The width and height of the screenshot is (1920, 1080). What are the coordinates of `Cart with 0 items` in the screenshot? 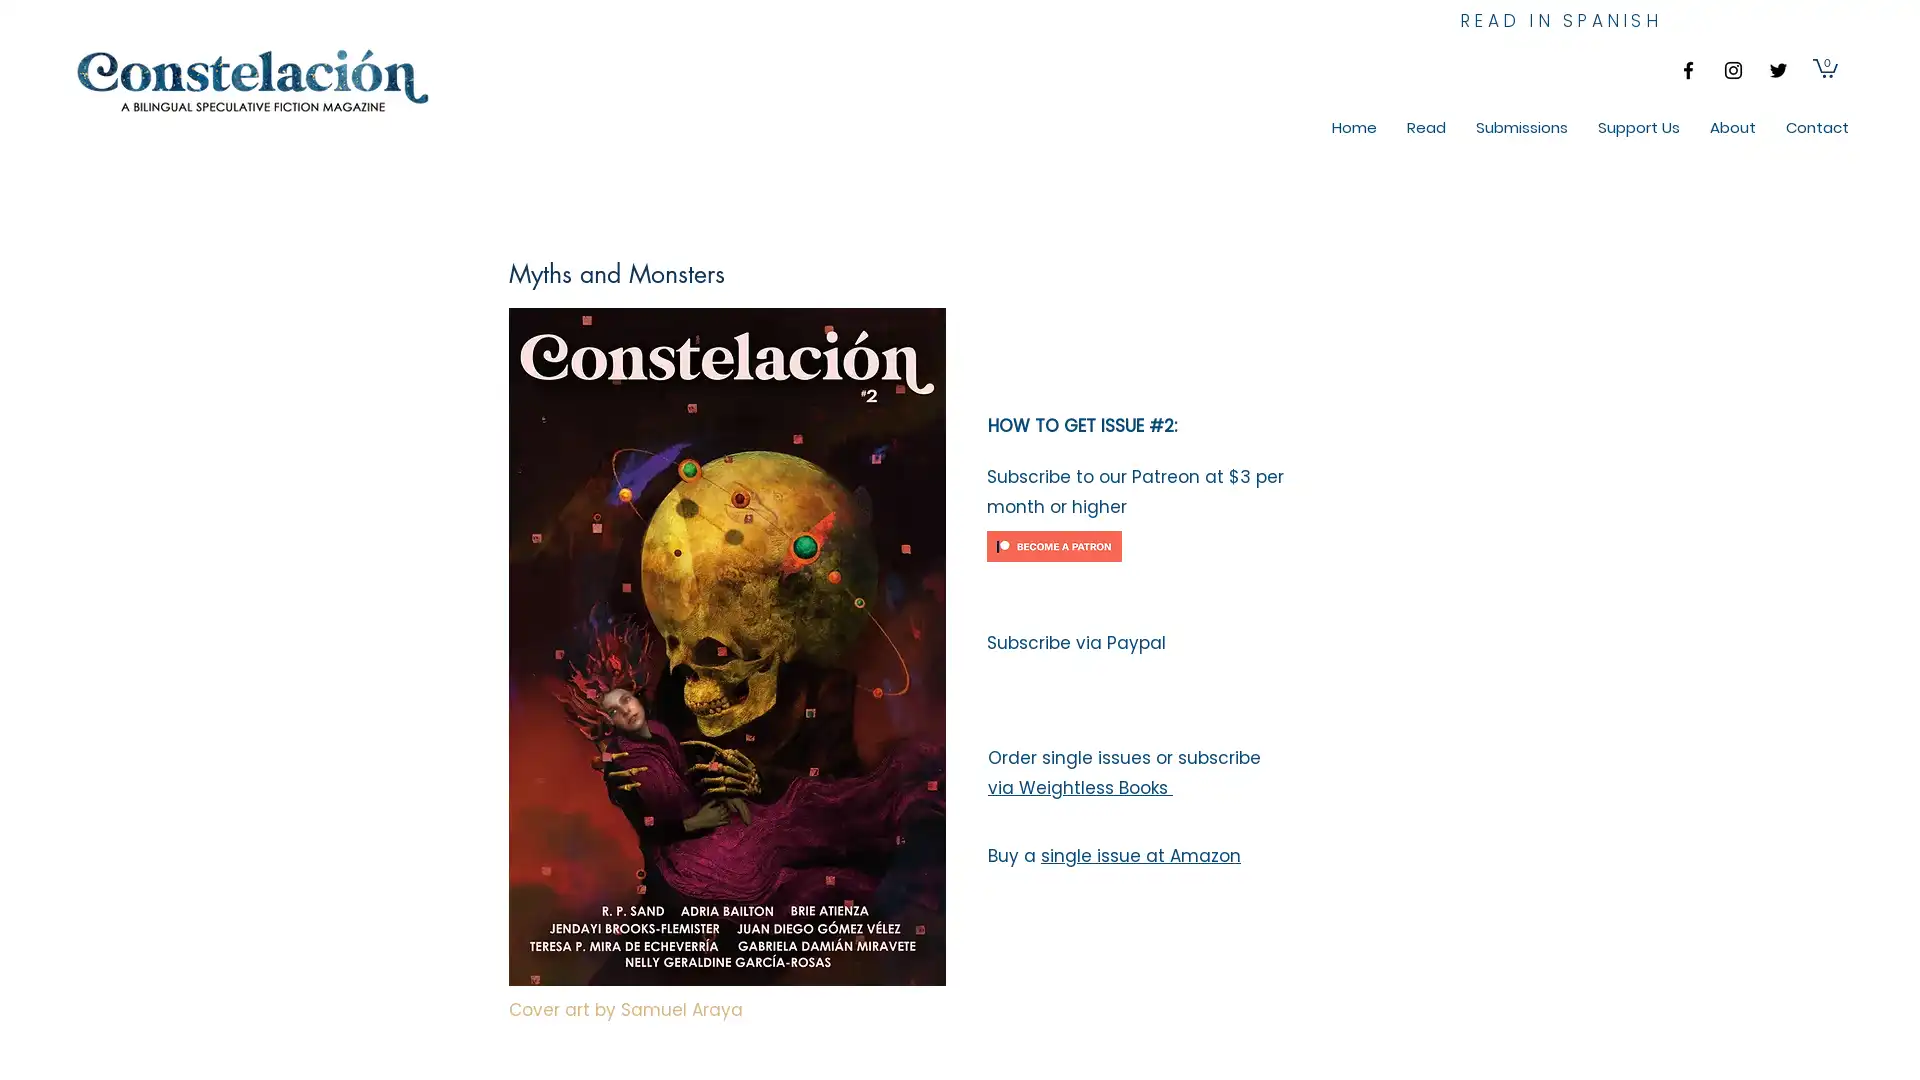 It's located at (1825, 65).